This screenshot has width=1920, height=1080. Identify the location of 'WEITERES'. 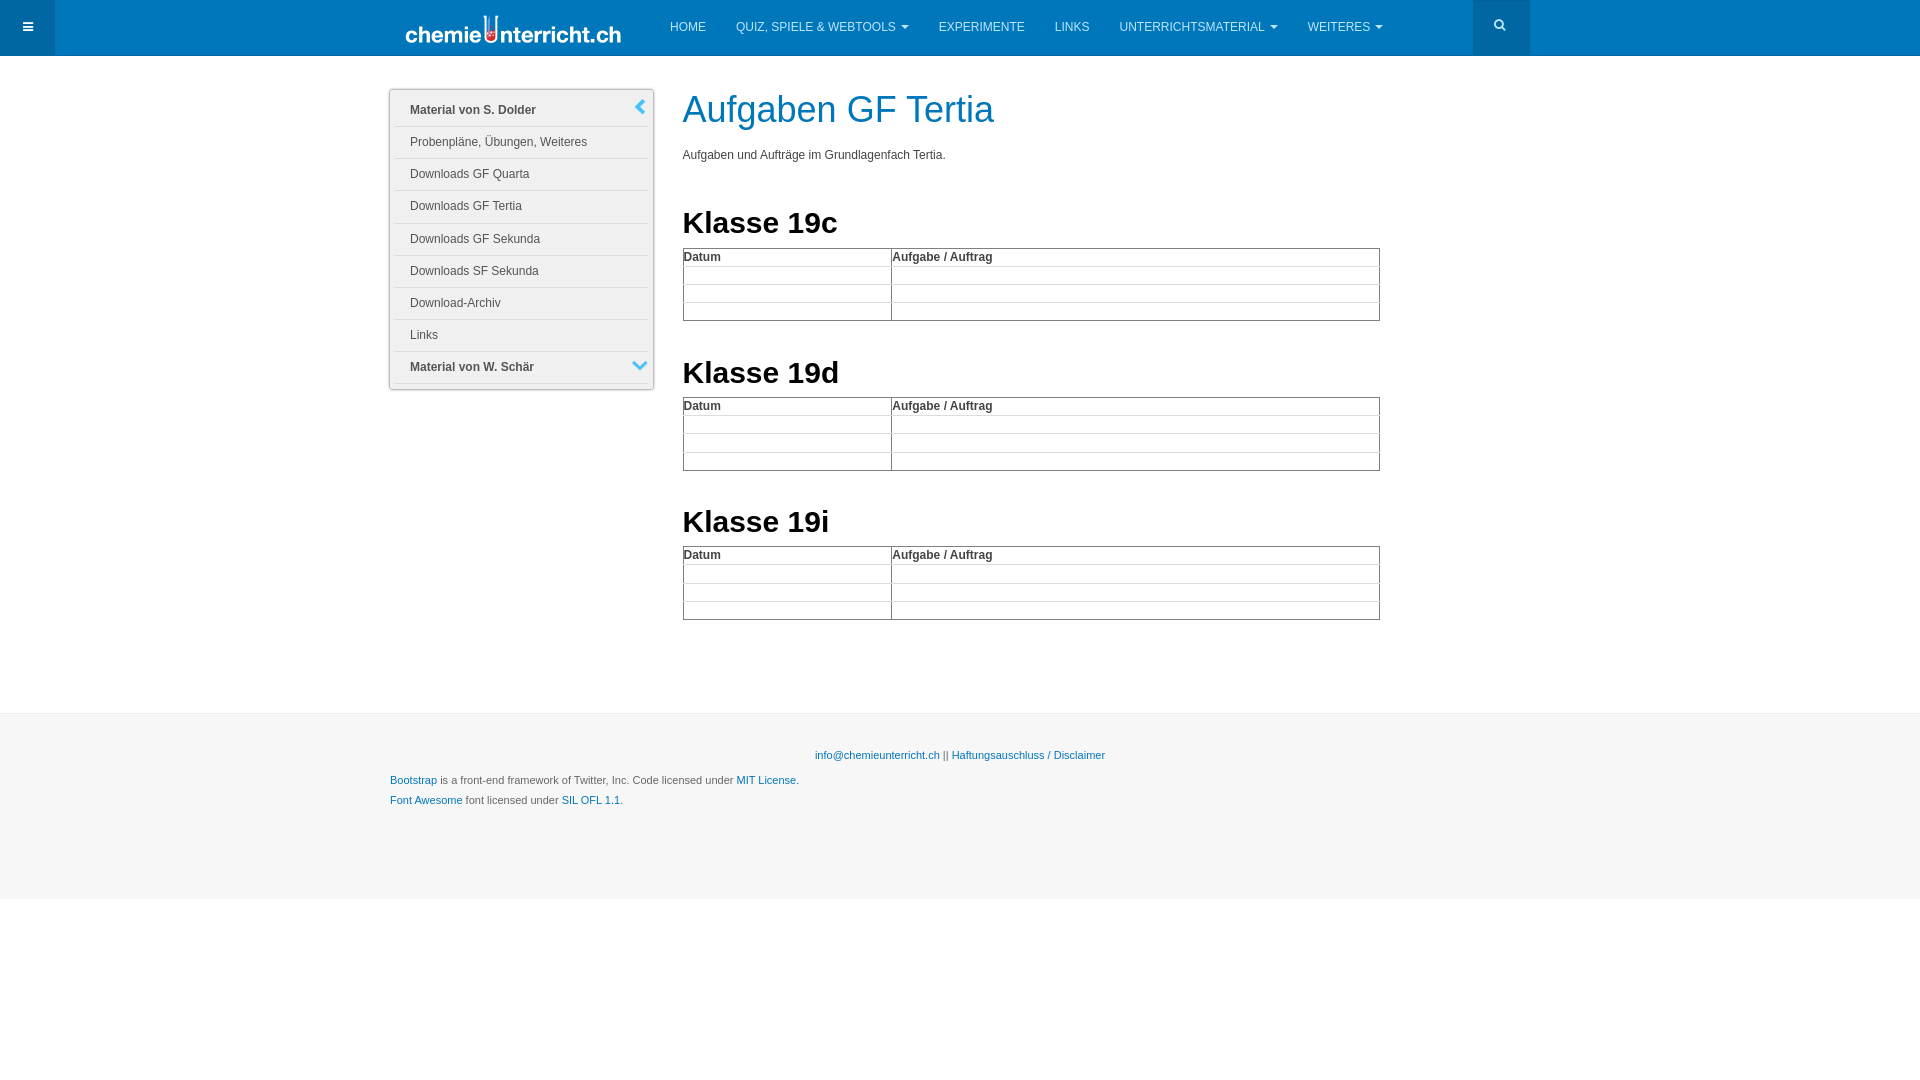
(1308, 27).